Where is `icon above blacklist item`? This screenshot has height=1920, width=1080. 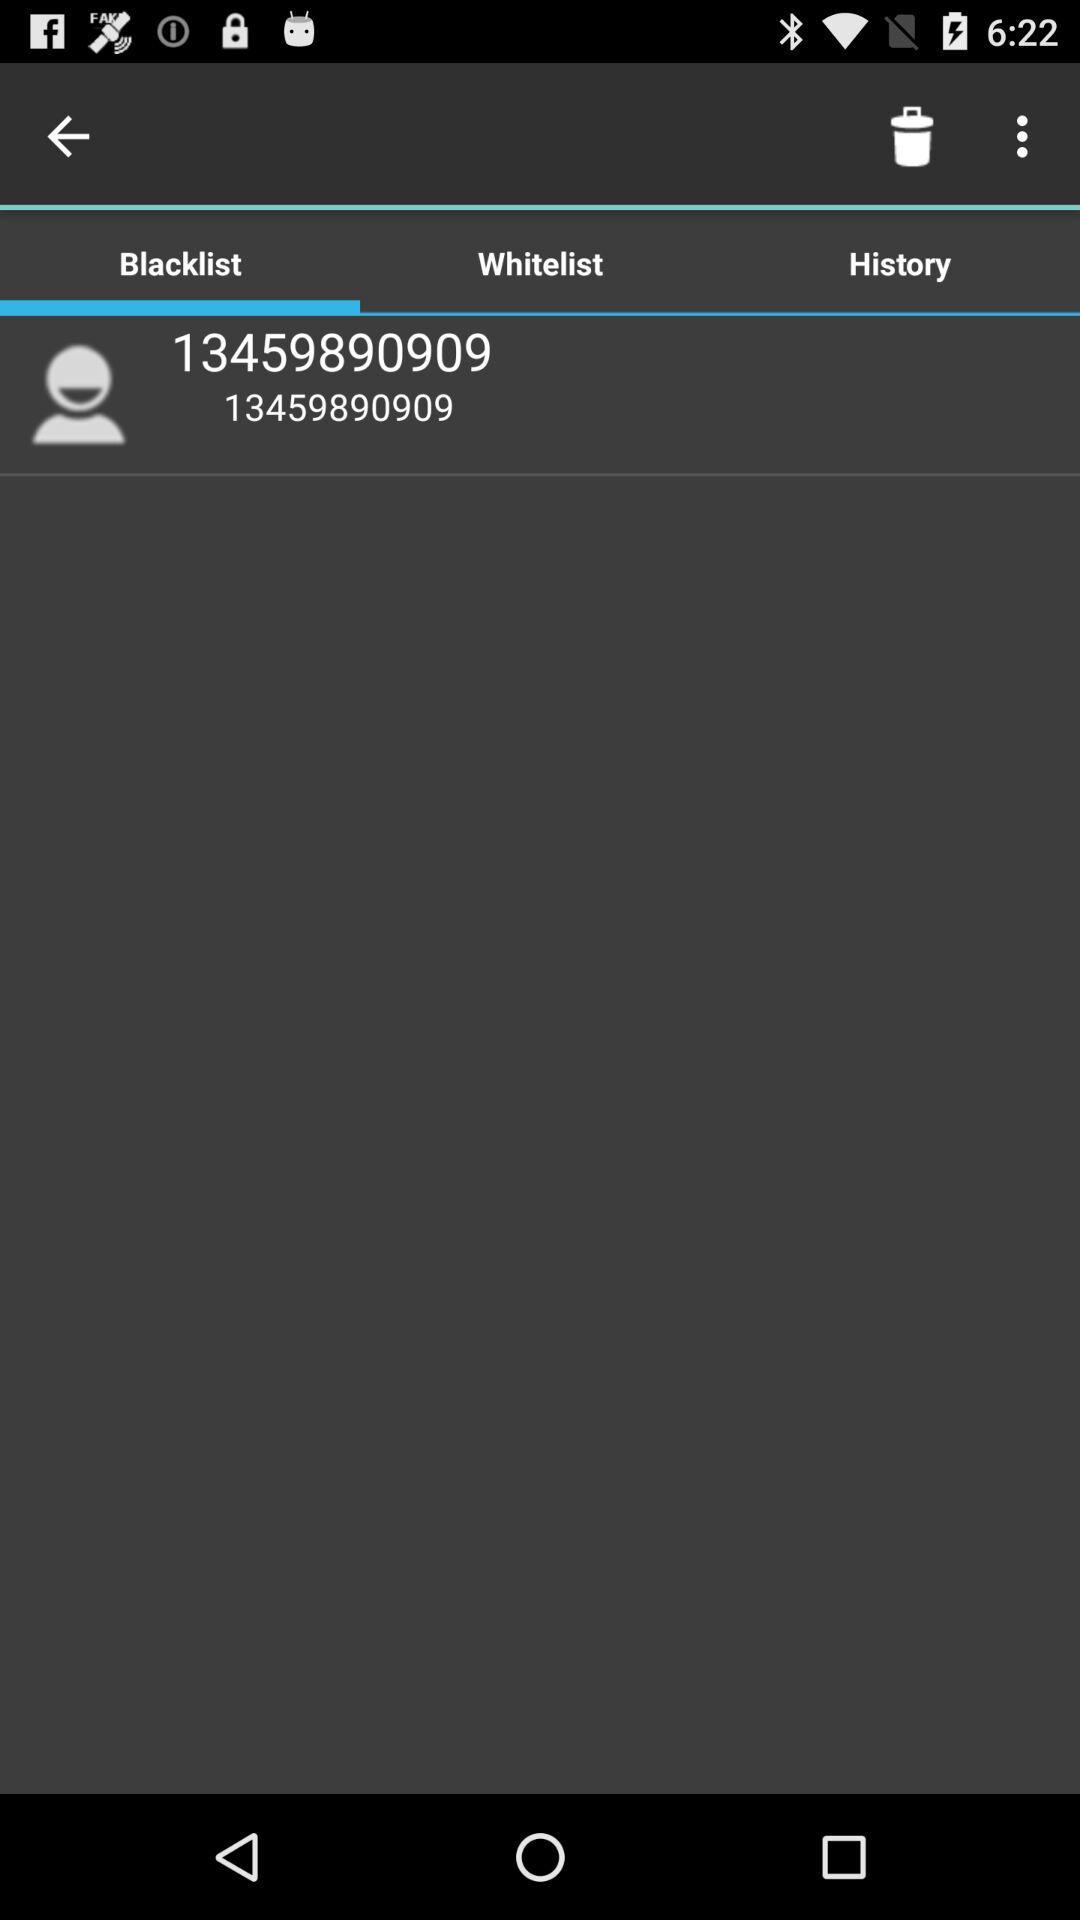
icon above blacklist item is located at coordinates (72, 135).